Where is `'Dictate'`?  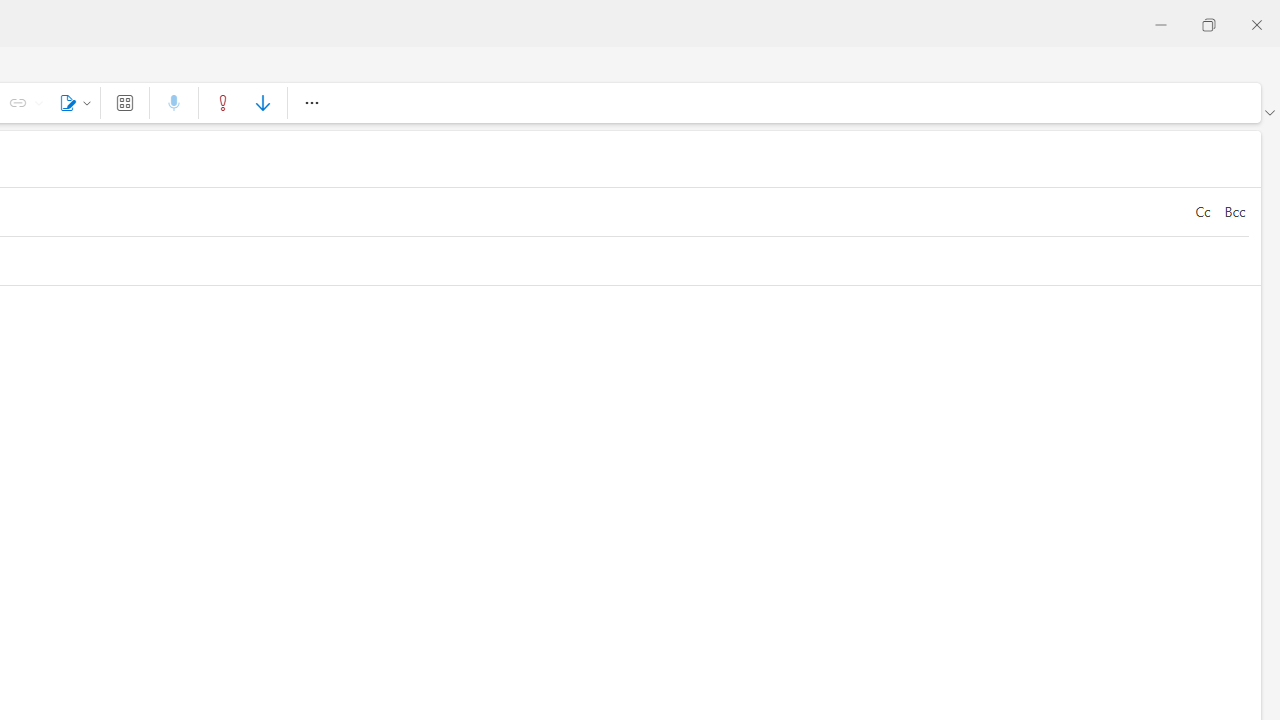
'Dictate' is located at coordinates (174, 102).